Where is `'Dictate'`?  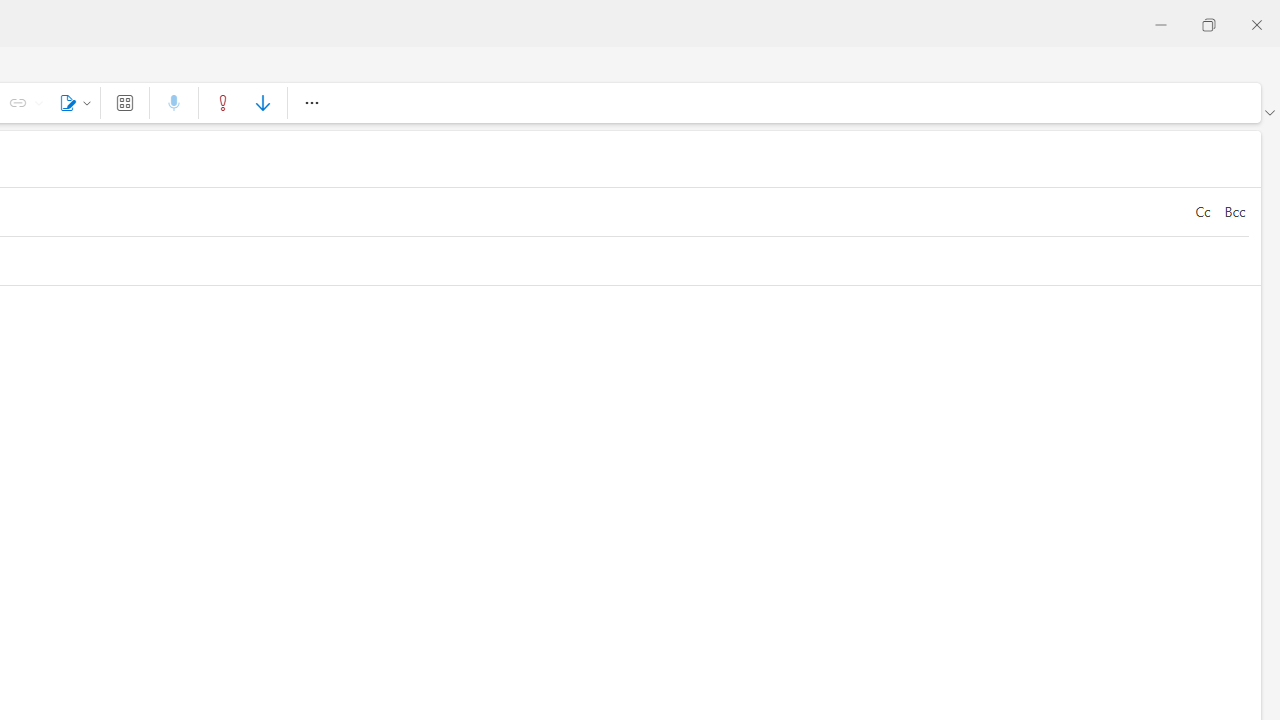
'Dictate' is located at coordinates (174, 102).